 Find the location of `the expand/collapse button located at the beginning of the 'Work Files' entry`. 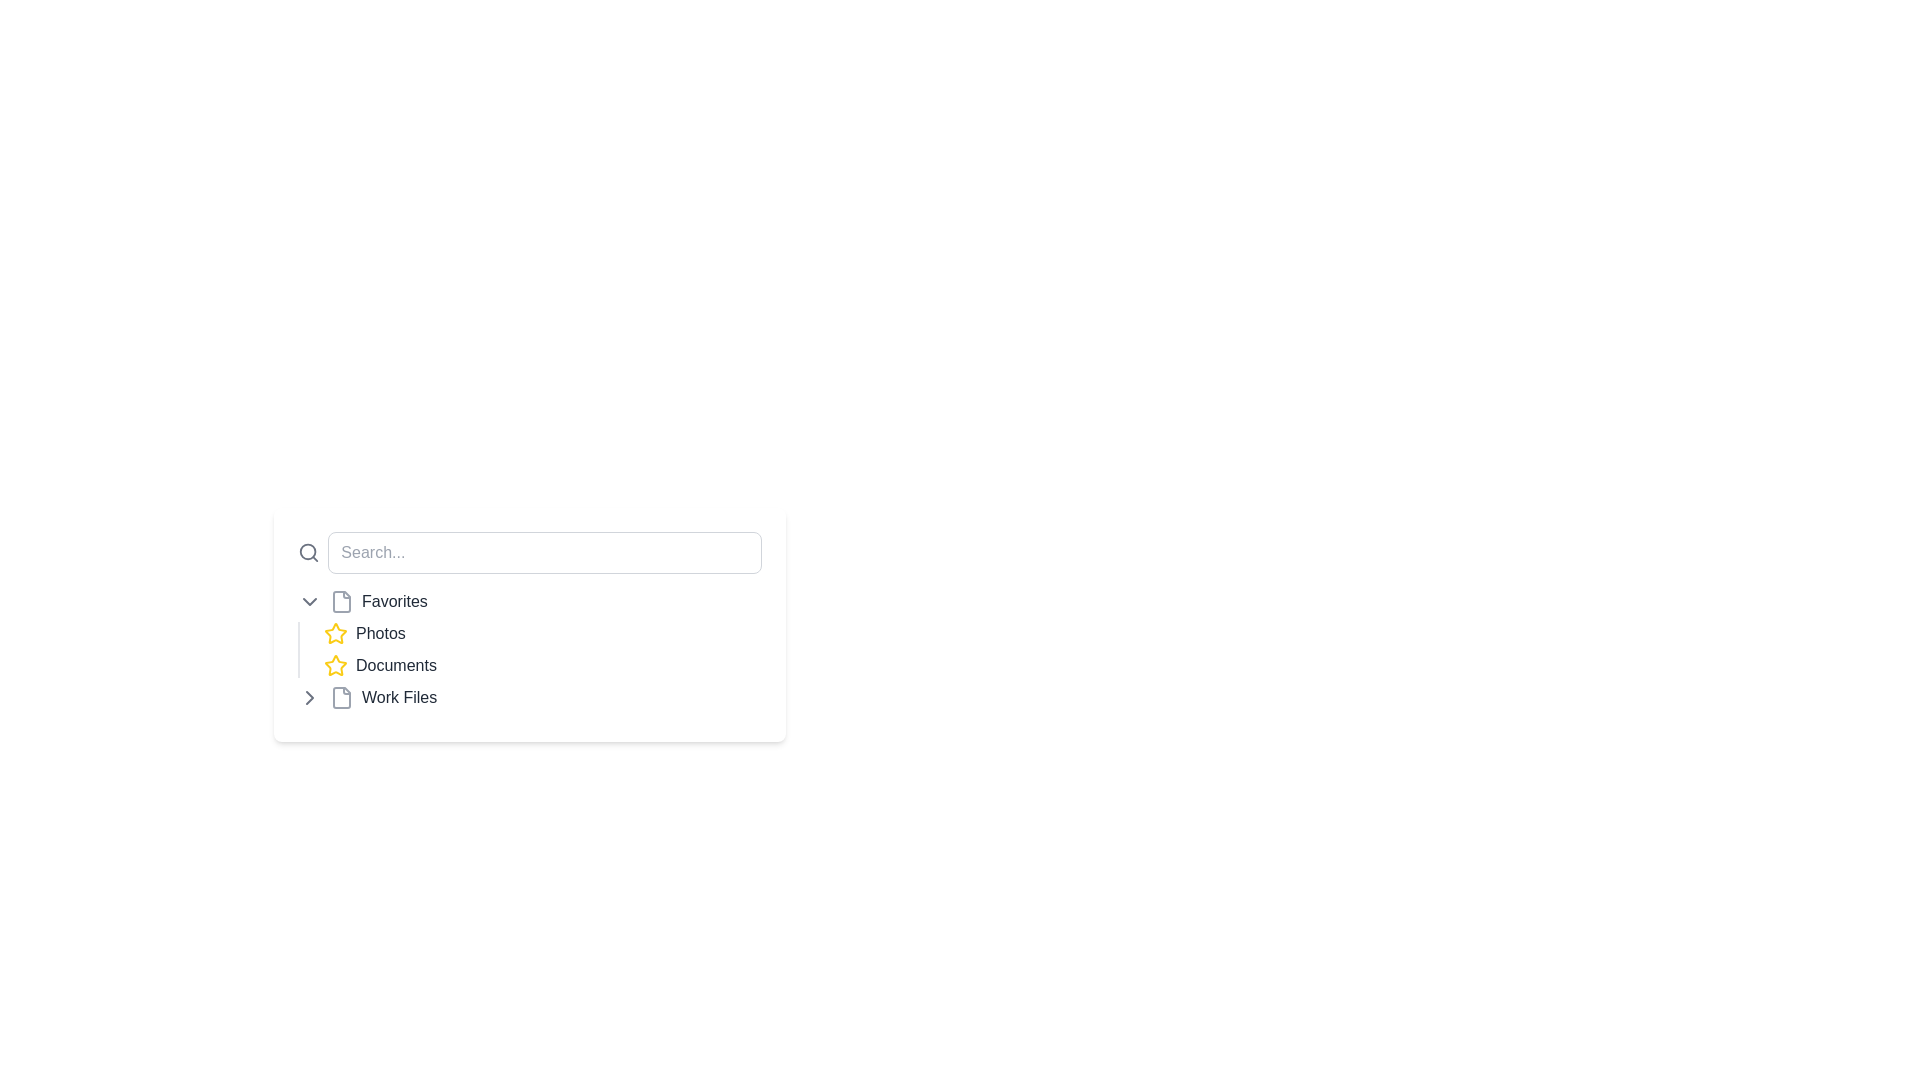

the expand/collapse button located at the beginning of the 'Work Files' entry is located at coordinates (309, 697).